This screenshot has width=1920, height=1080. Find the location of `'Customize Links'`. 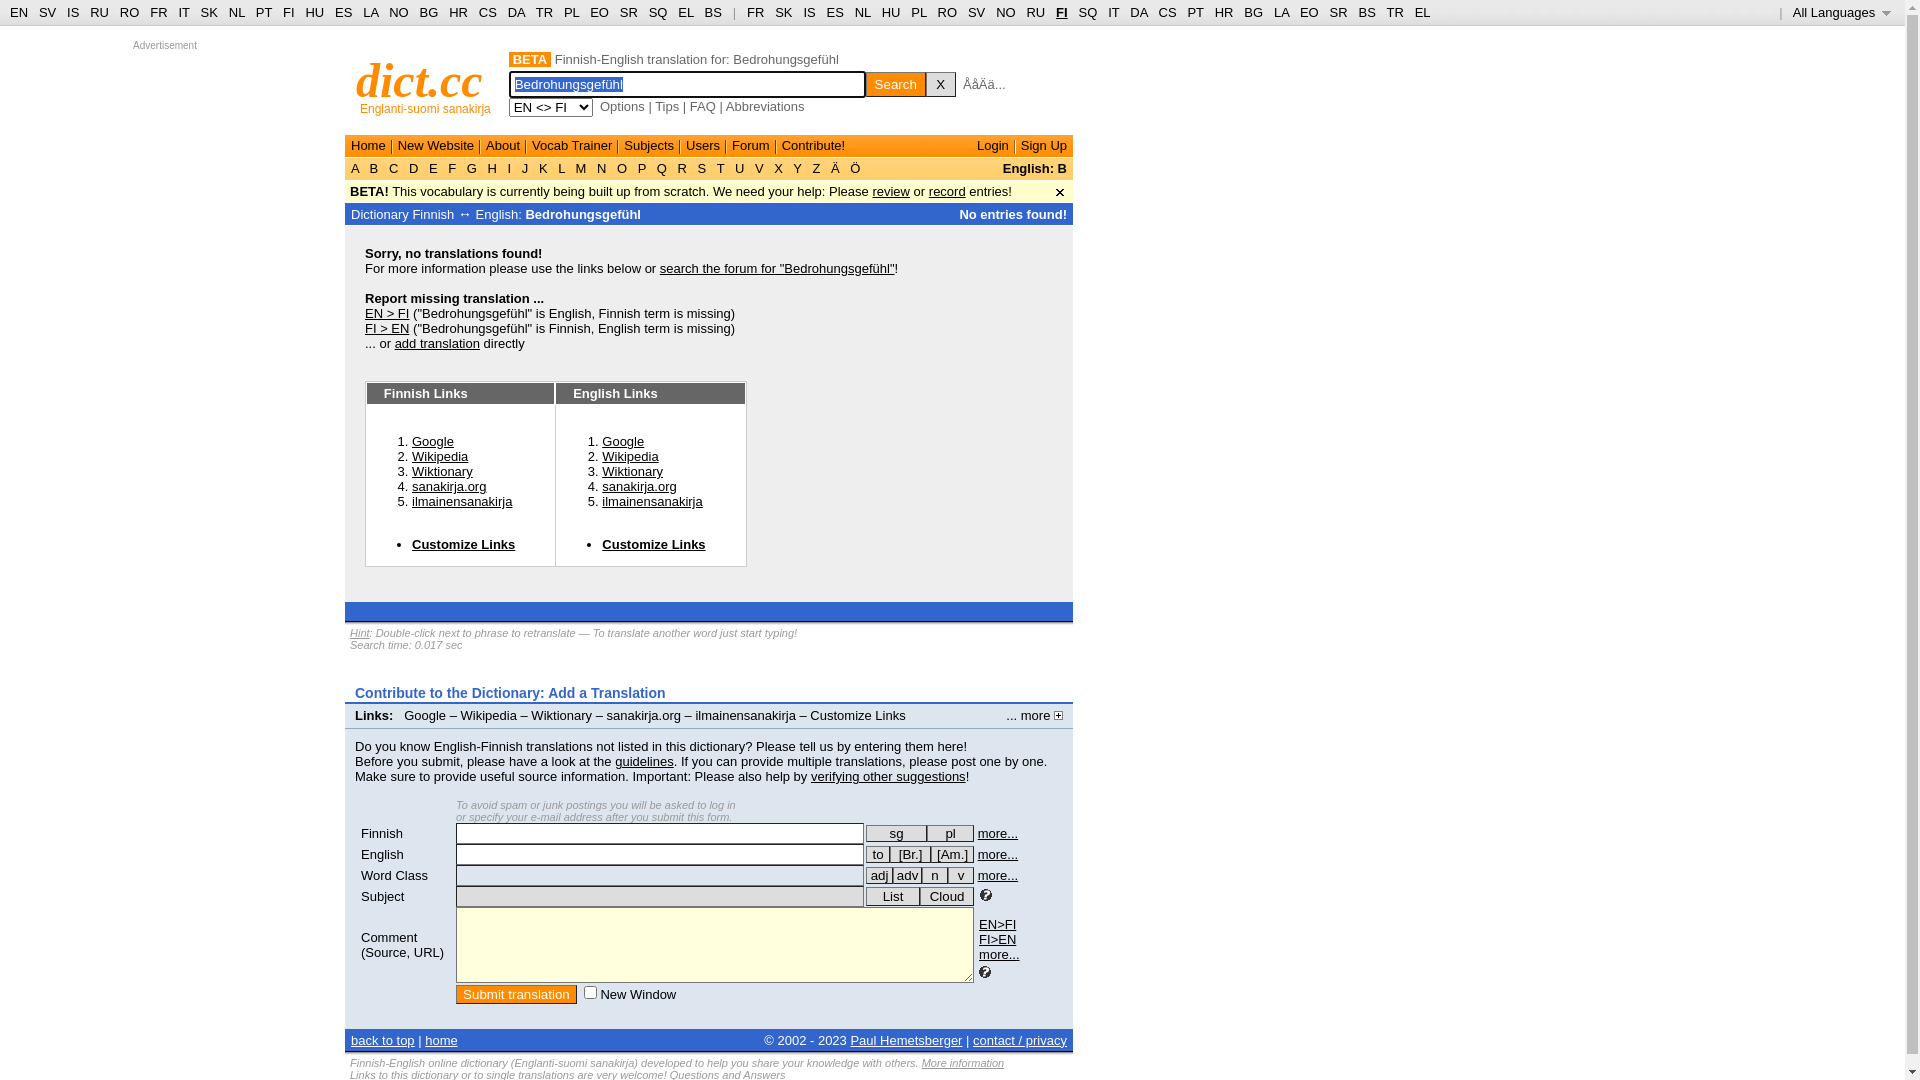

'Customize Links' is located at coordinates (462, 544).